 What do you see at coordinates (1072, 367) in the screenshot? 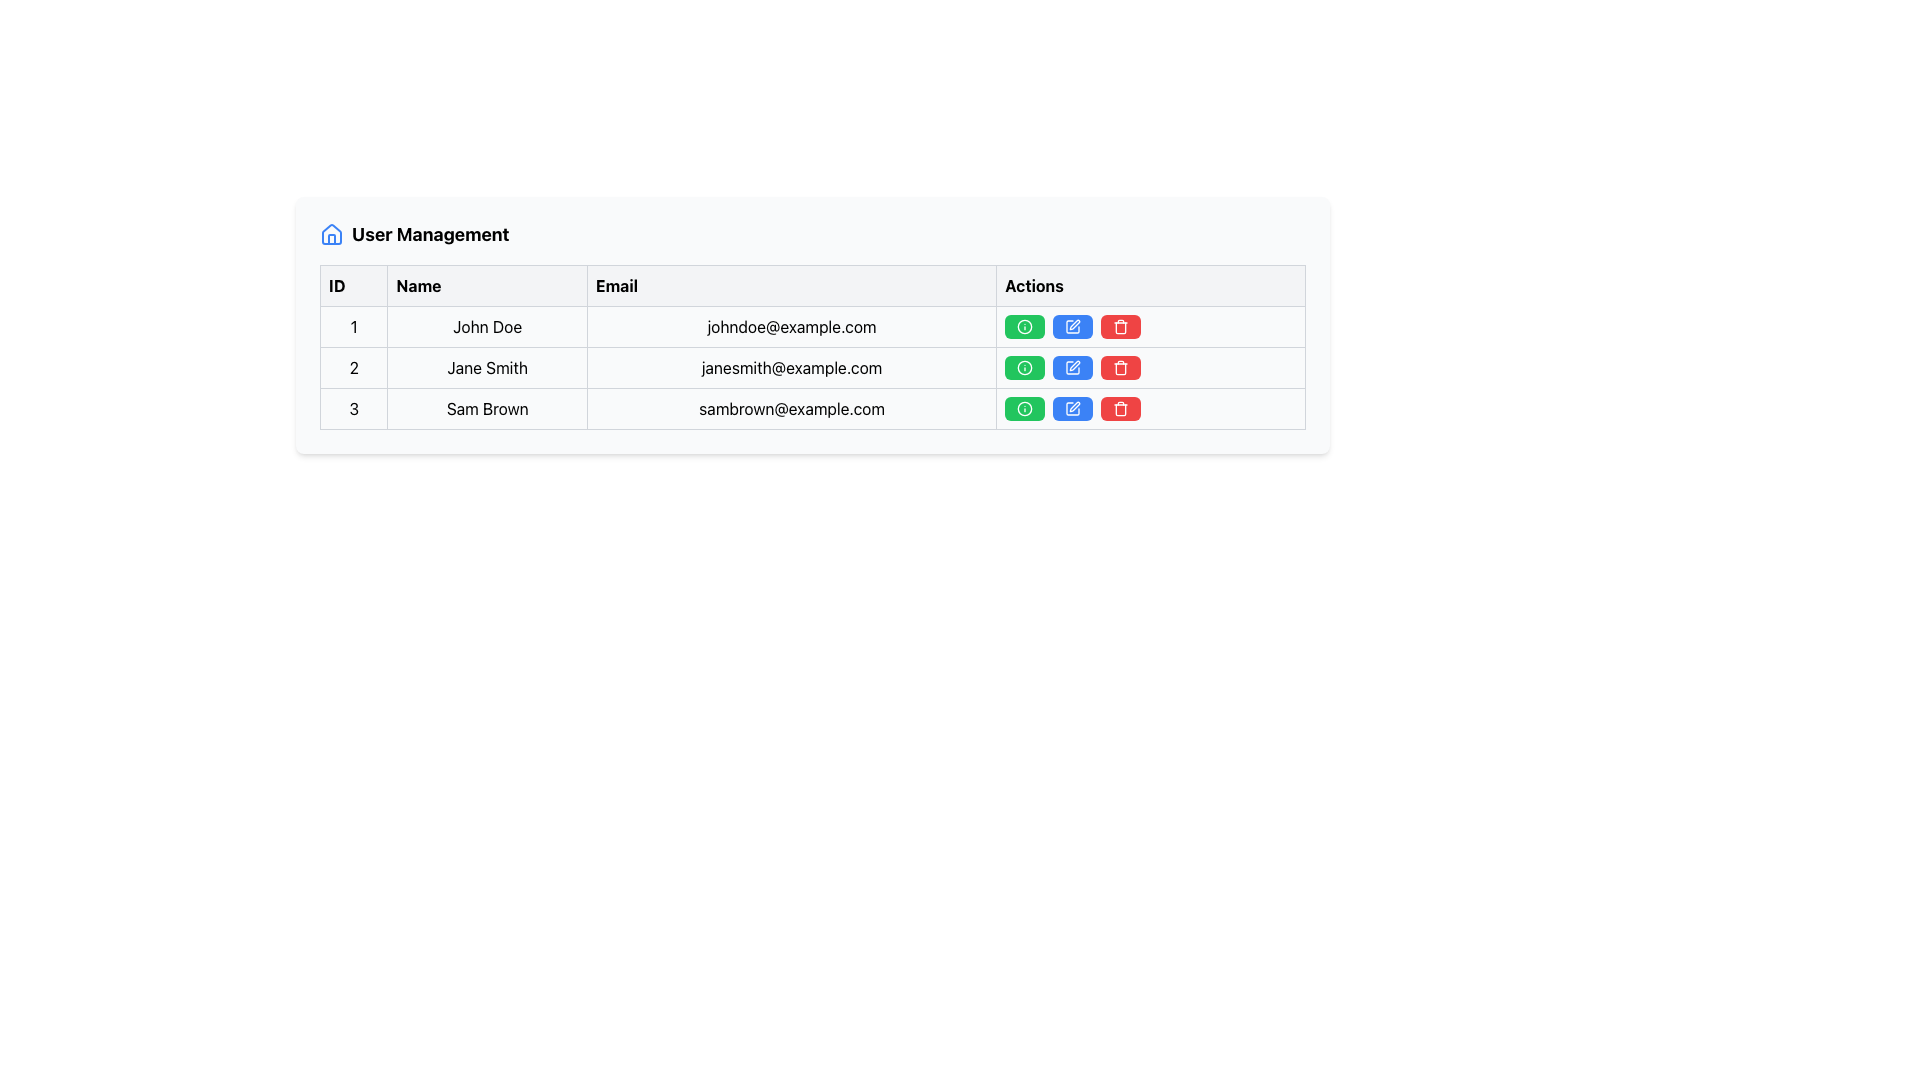
I see `the edit button with a blue background and a white outline pen icon located in the 'Actions' column of the user management table for the user with the email 'janesmith@example.com'` at bounding box center [1072, 367].